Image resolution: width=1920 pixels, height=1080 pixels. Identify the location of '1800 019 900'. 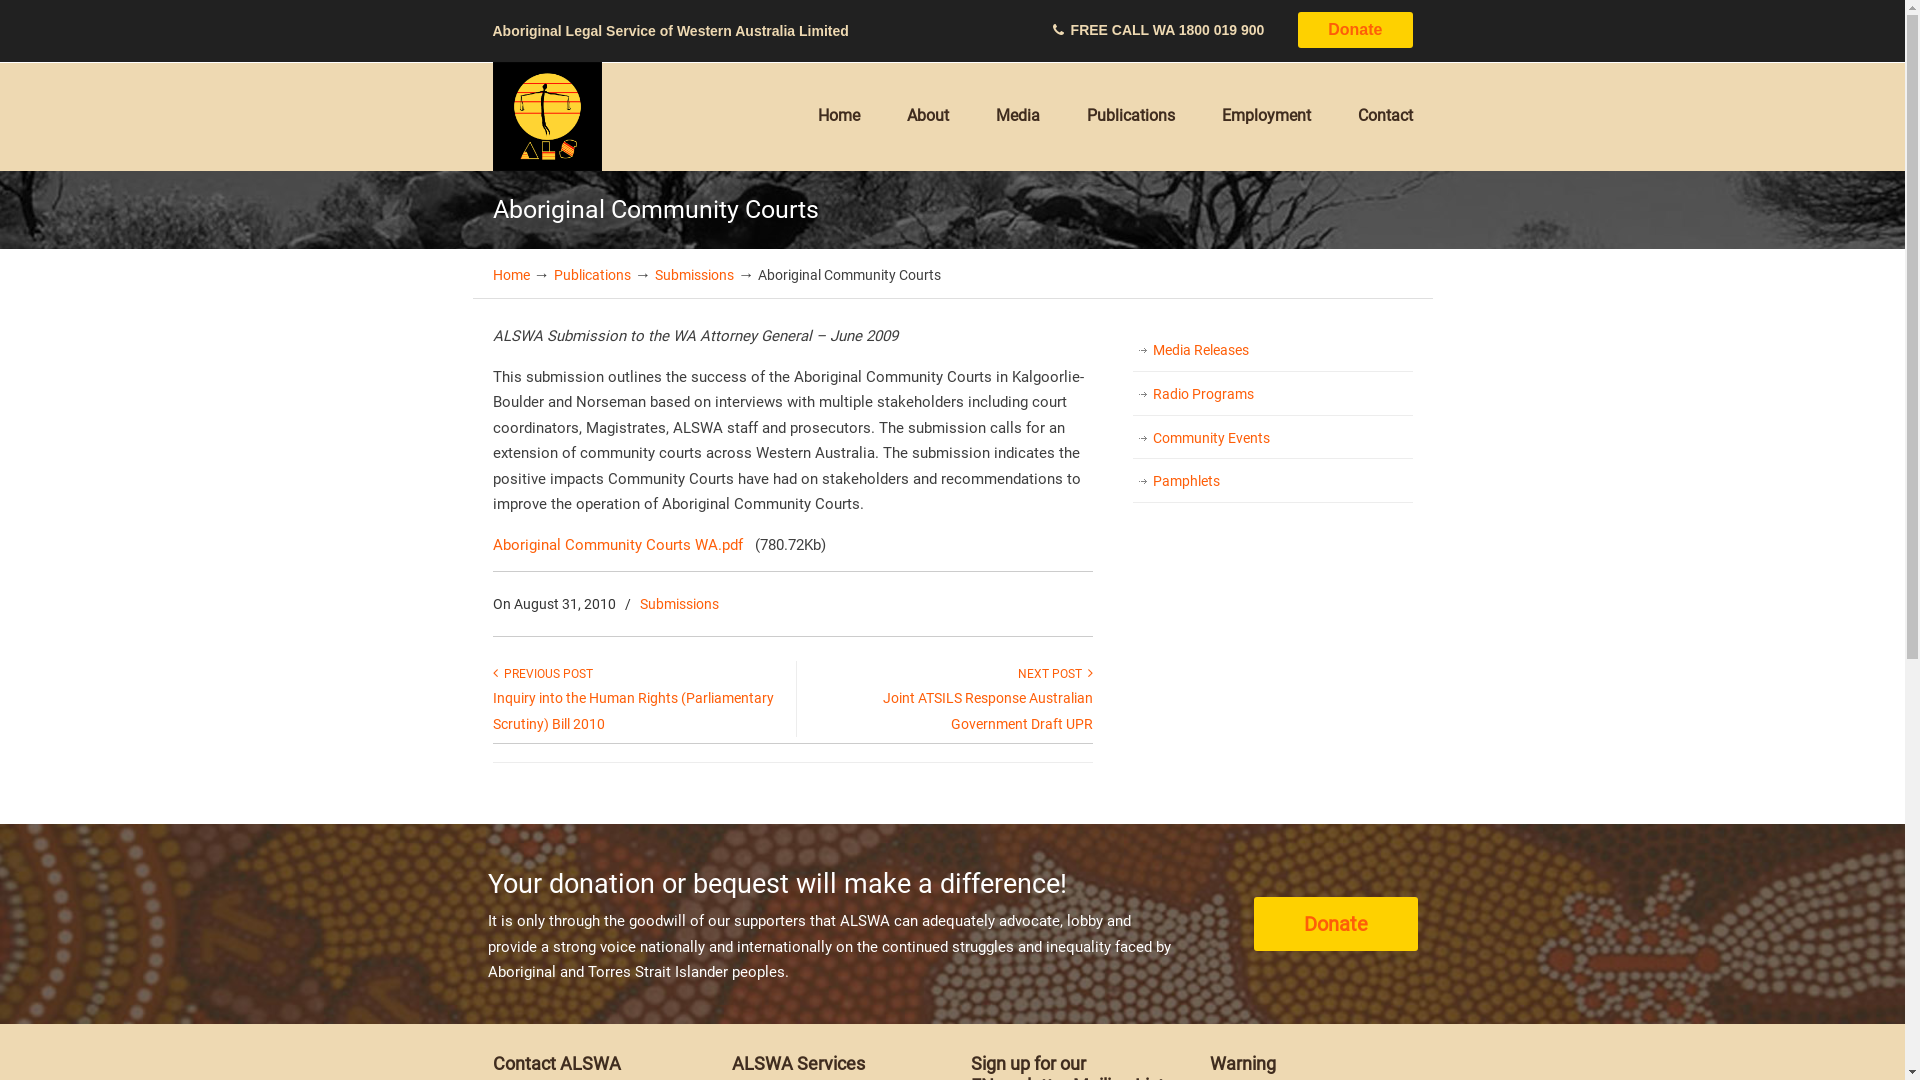
(1221, 30).